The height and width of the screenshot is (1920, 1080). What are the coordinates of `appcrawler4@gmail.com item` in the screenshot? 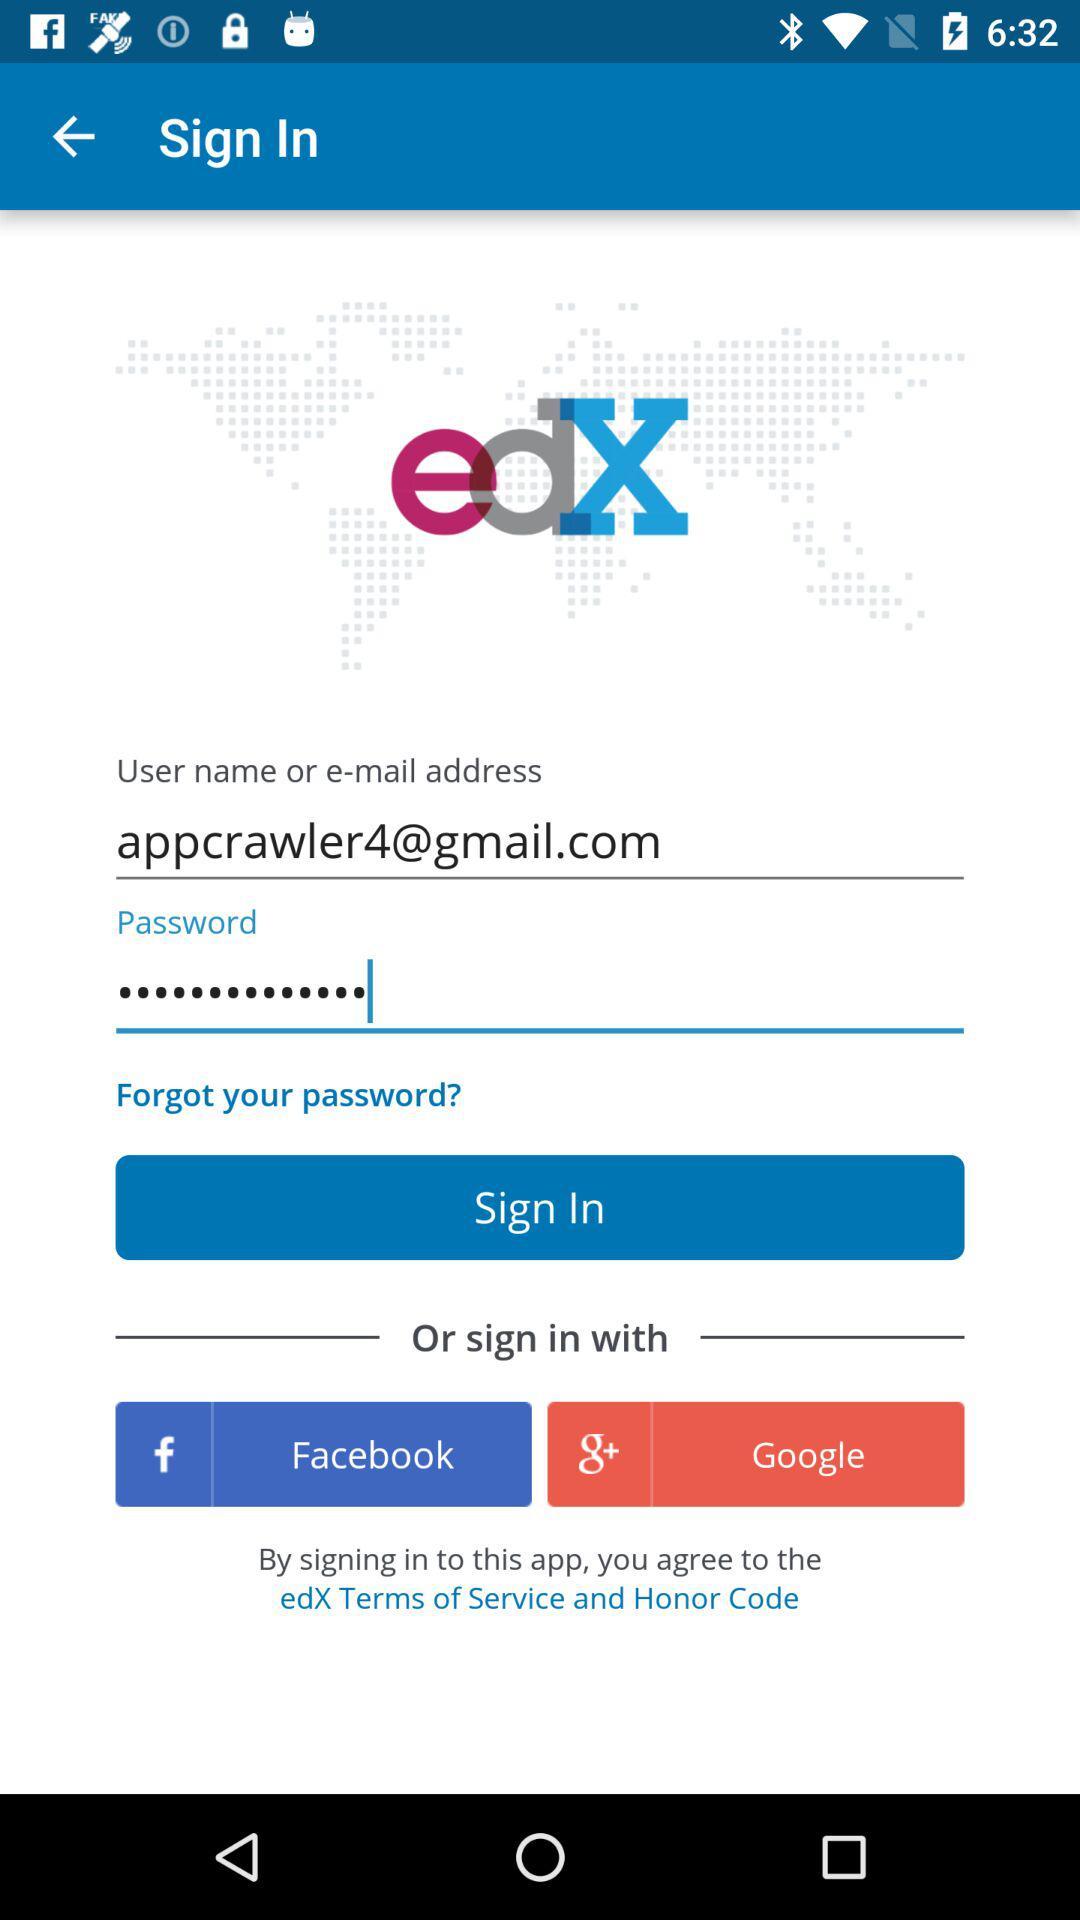 It's located at (540, 840).